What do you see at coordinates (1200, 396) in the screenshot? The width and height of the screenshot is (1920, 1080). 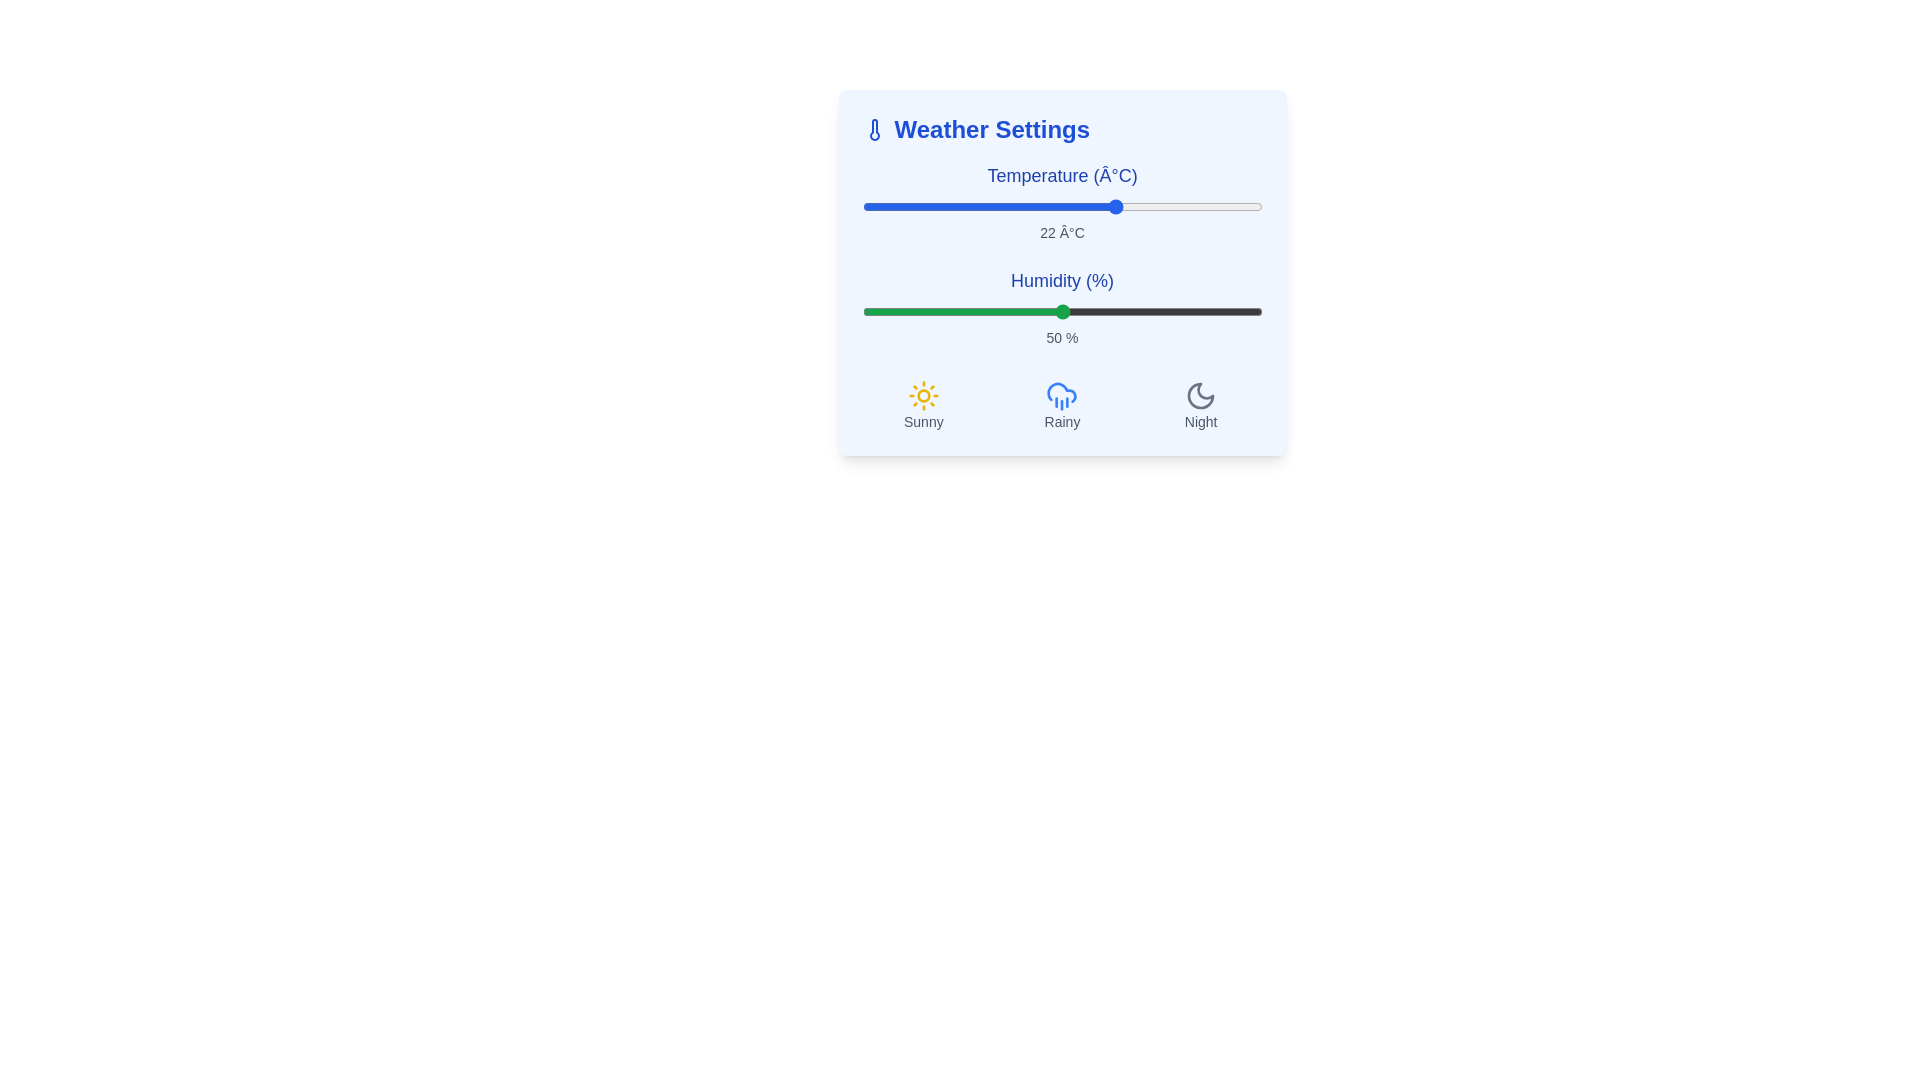 I see `the crescent moon icon representing 'Night' located in the bottom-right section of the 'Weather Settings' card` at bounding box center [1200, 396].